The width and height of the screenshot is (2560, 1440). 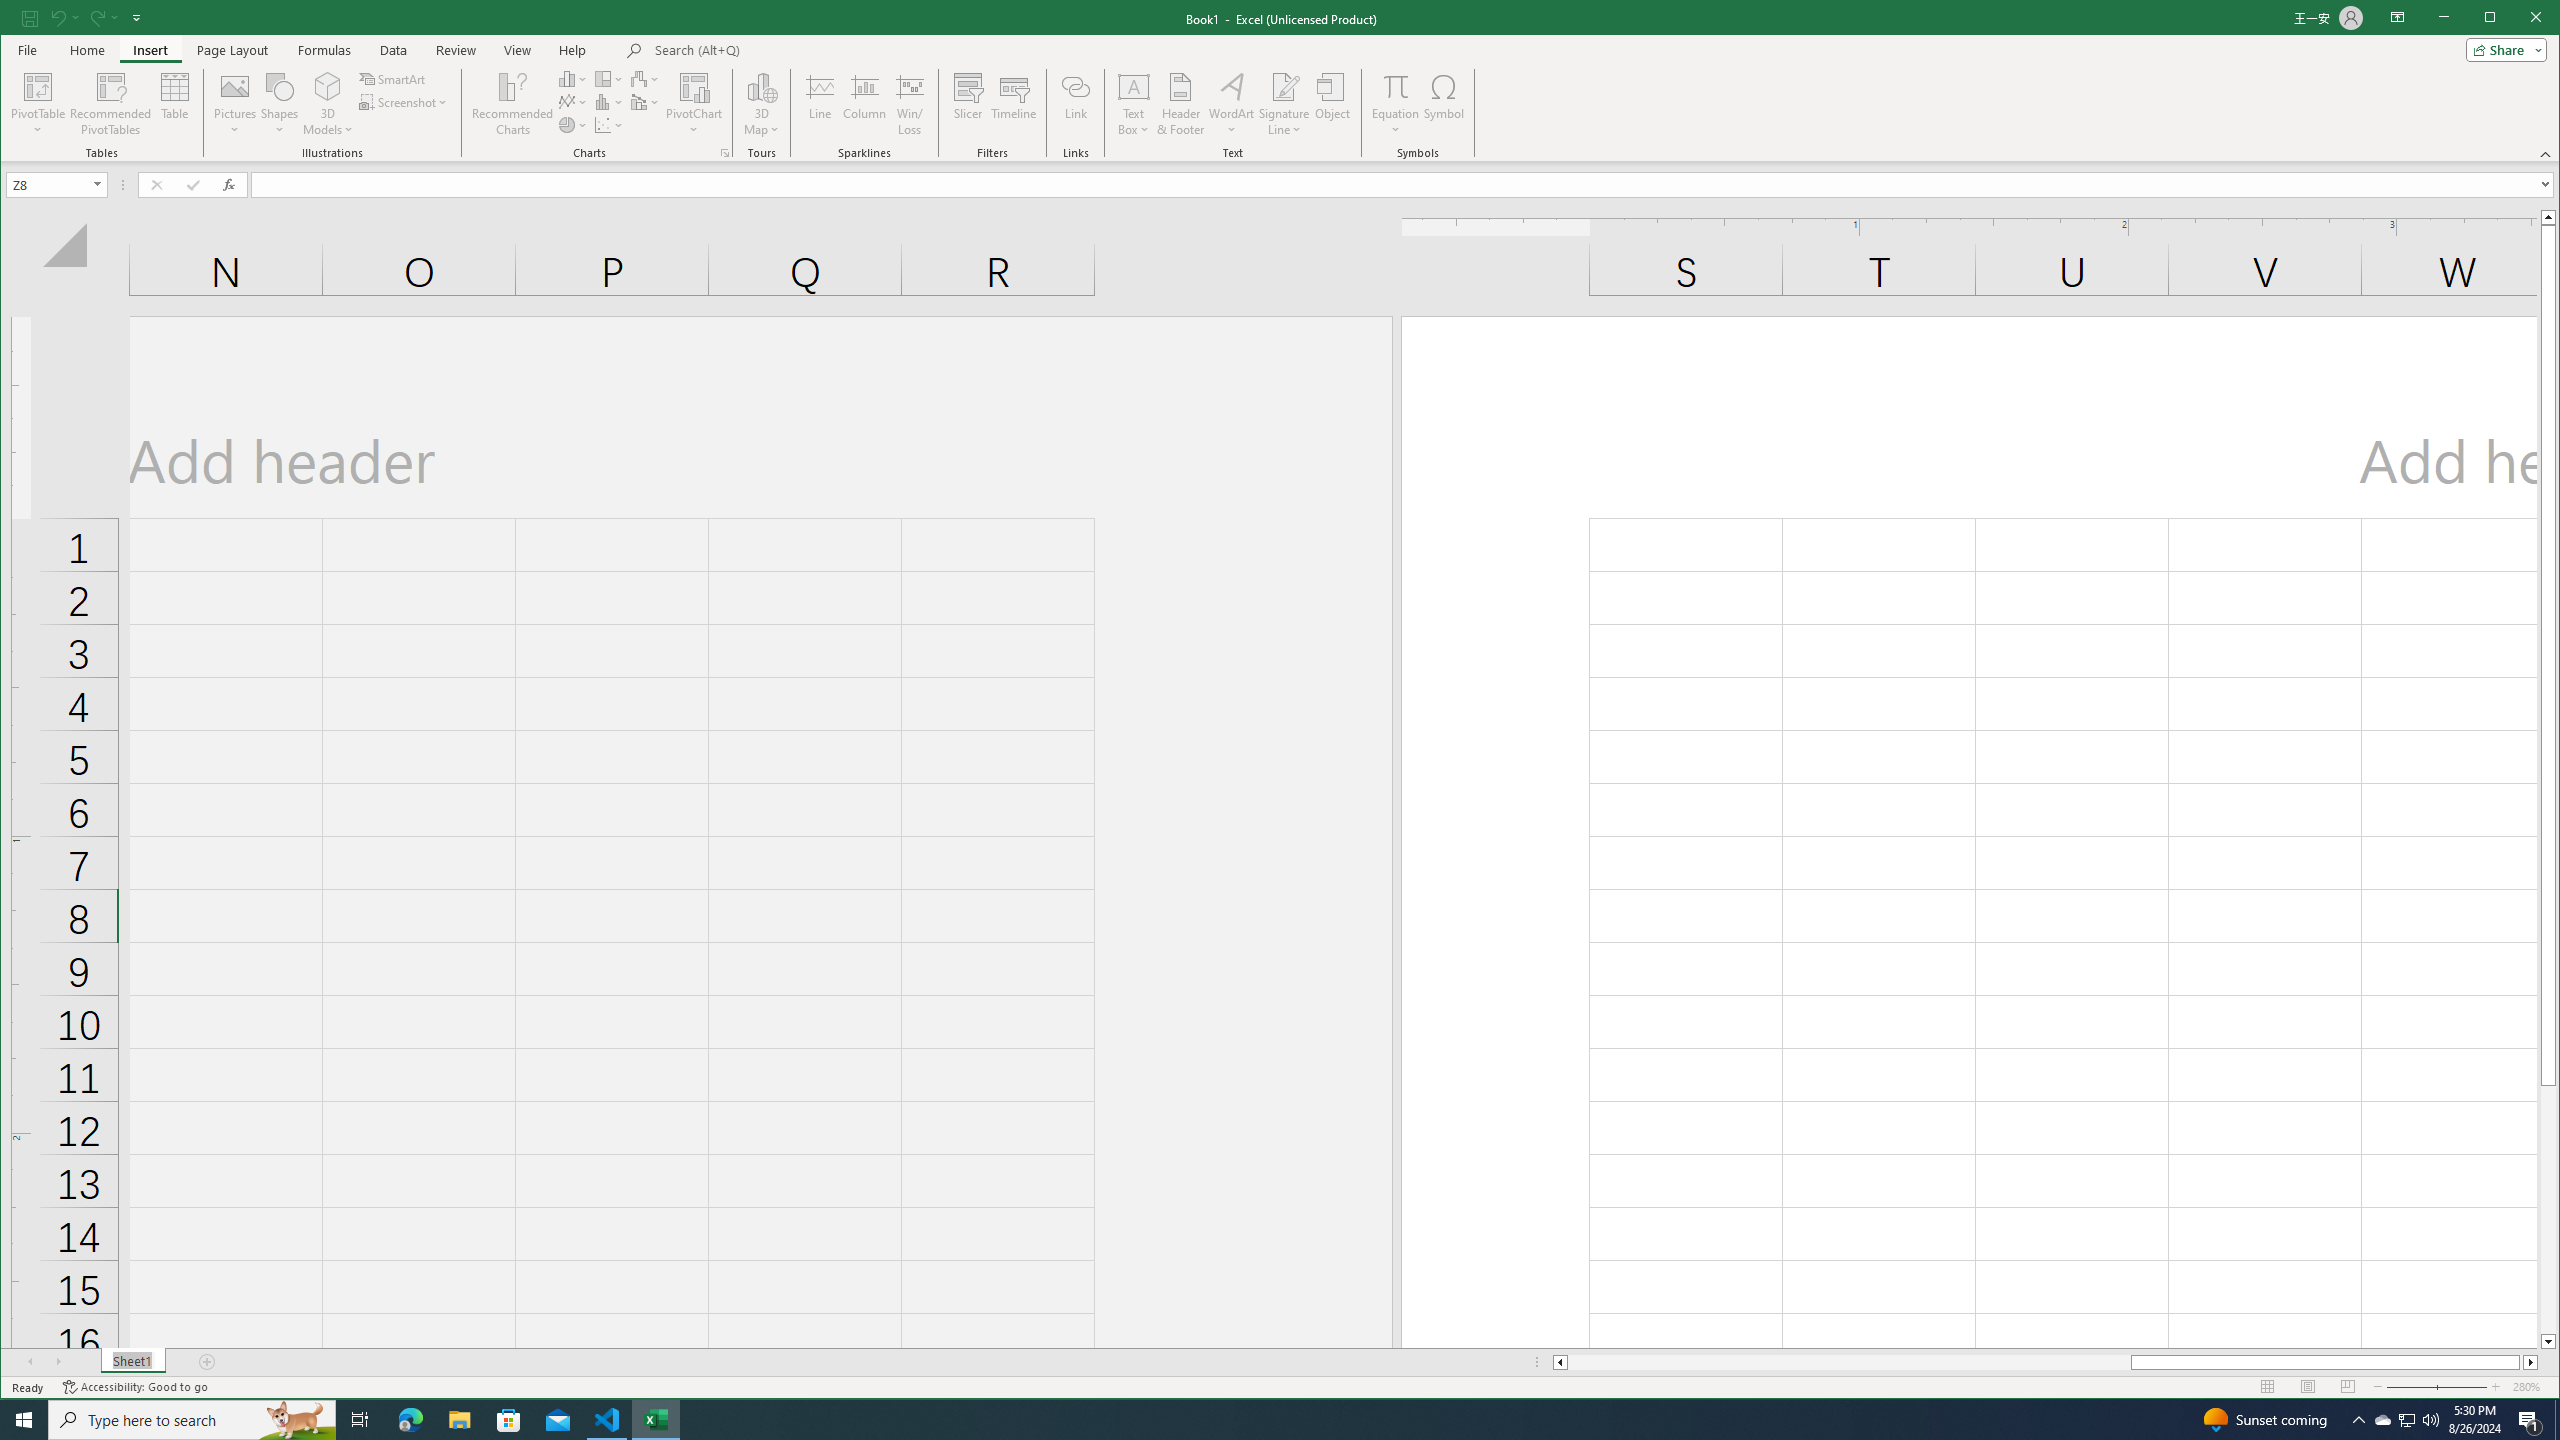 I want to click on 'PivotTable', so click(x=38, y=85).